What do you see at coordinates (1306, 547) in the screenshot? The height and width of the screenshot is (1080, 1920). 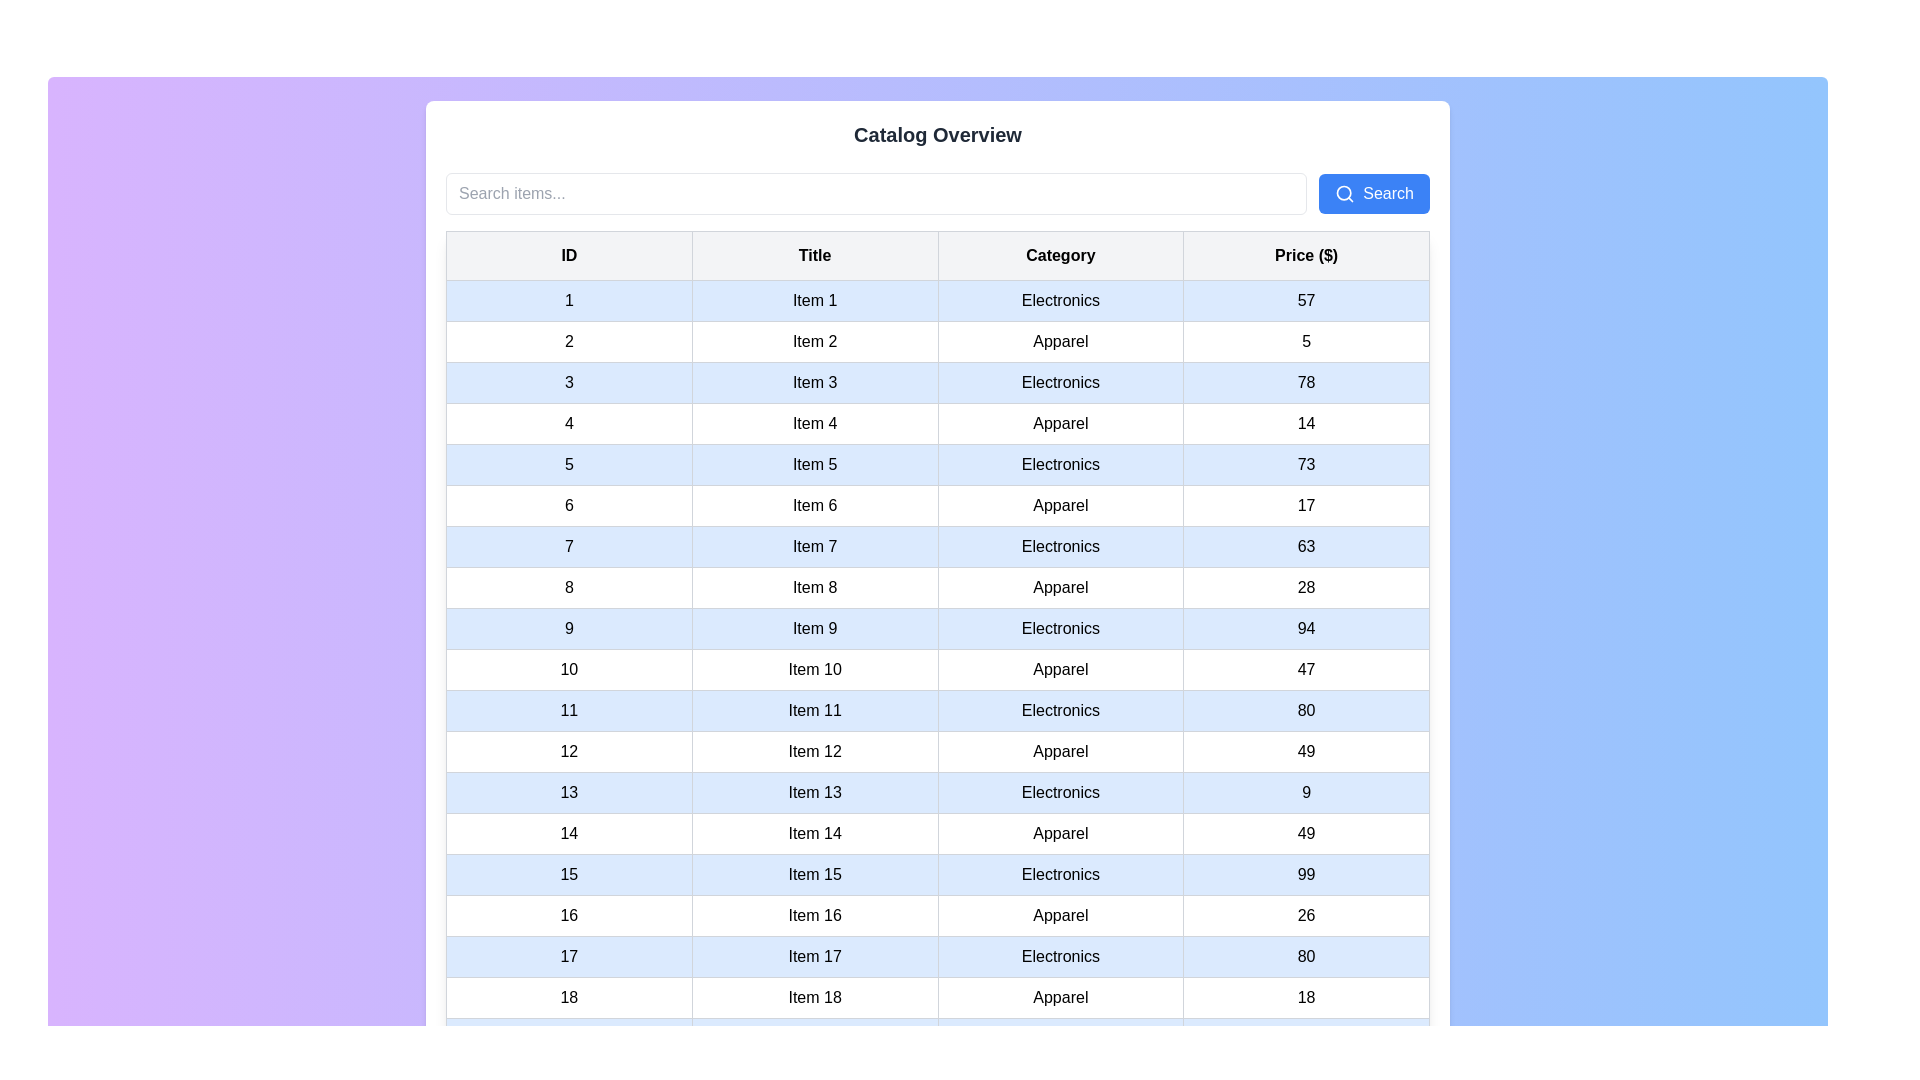 I see `the Text Display (Table Cell) that shows the price associated with the item in the fourth cell of the seventh row of the data table` at bounding box center [1306, 547].